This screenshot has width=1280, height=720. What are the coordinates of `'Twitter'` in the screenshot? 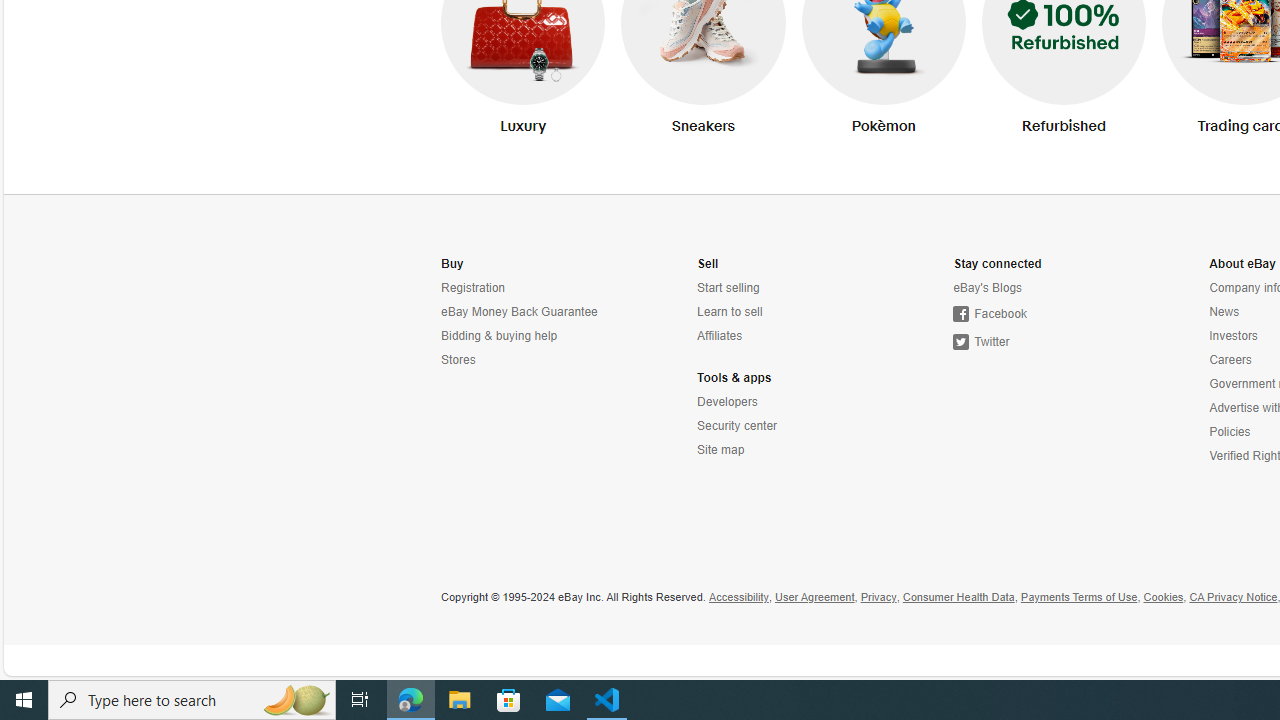 It's located at (981, 341).